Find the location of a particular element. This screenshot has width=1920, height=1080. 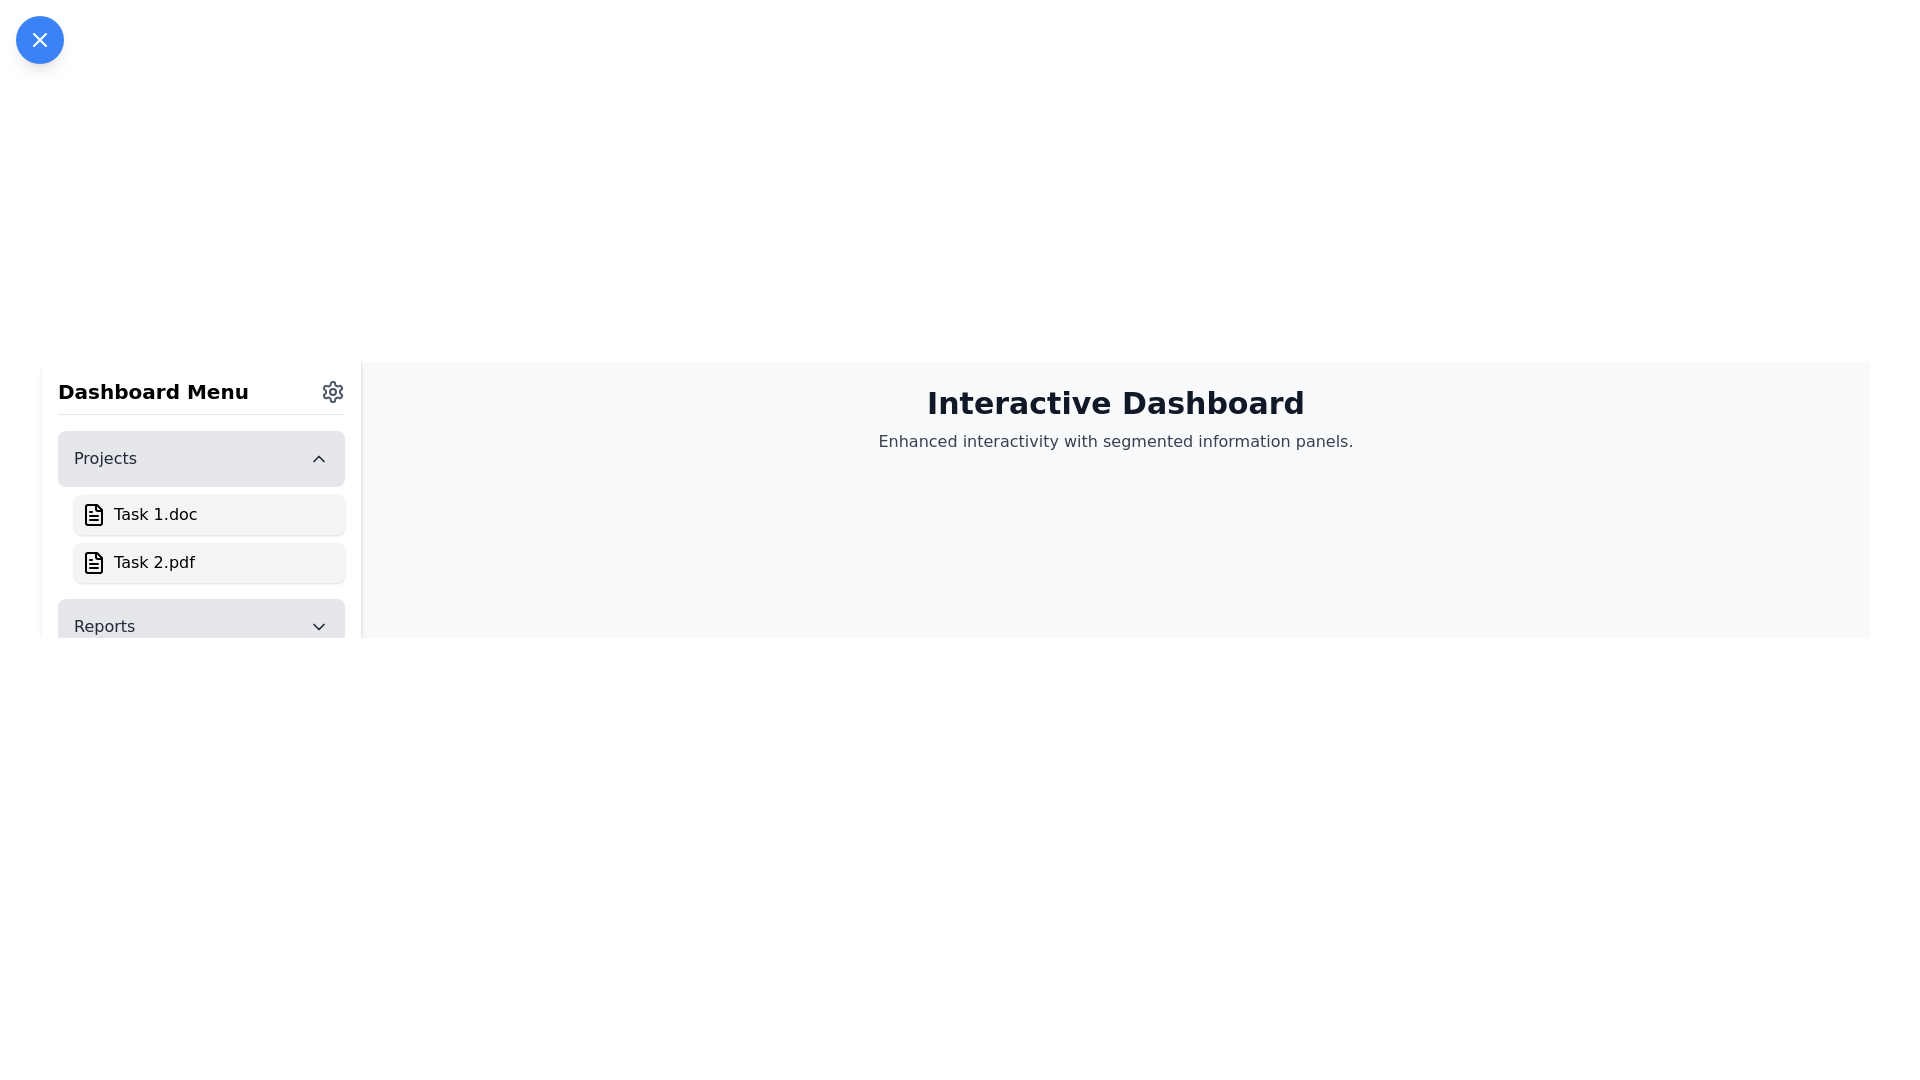

the Text Label for 'Task 1.doc' located in the 'Projects' section of the Dashboard Menu, which is the first entry in the list of items is located at coordinates (154, 514).